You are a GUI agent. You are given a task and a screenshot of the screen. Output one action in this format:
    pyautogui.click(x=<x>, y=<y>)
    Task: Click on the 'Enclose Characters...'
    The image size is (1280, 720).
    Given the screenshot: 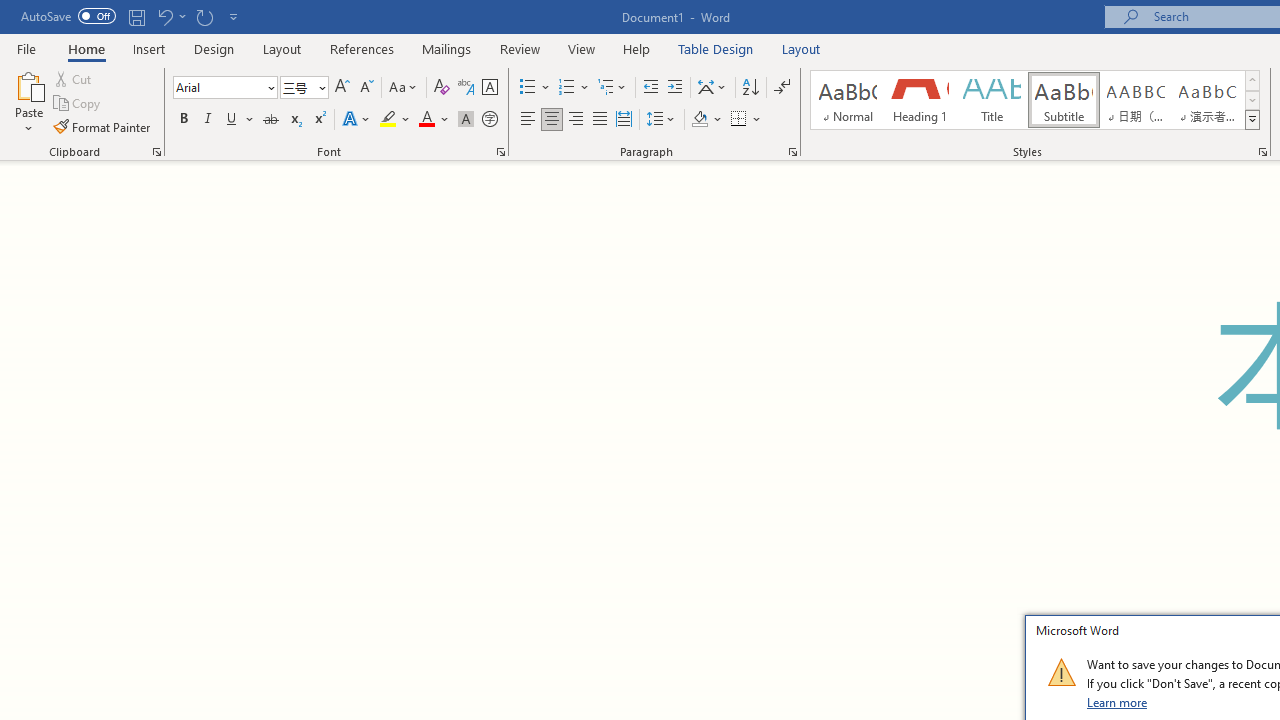 What is the action you would take?
    pyautogui.click(x=489, y=119)
    